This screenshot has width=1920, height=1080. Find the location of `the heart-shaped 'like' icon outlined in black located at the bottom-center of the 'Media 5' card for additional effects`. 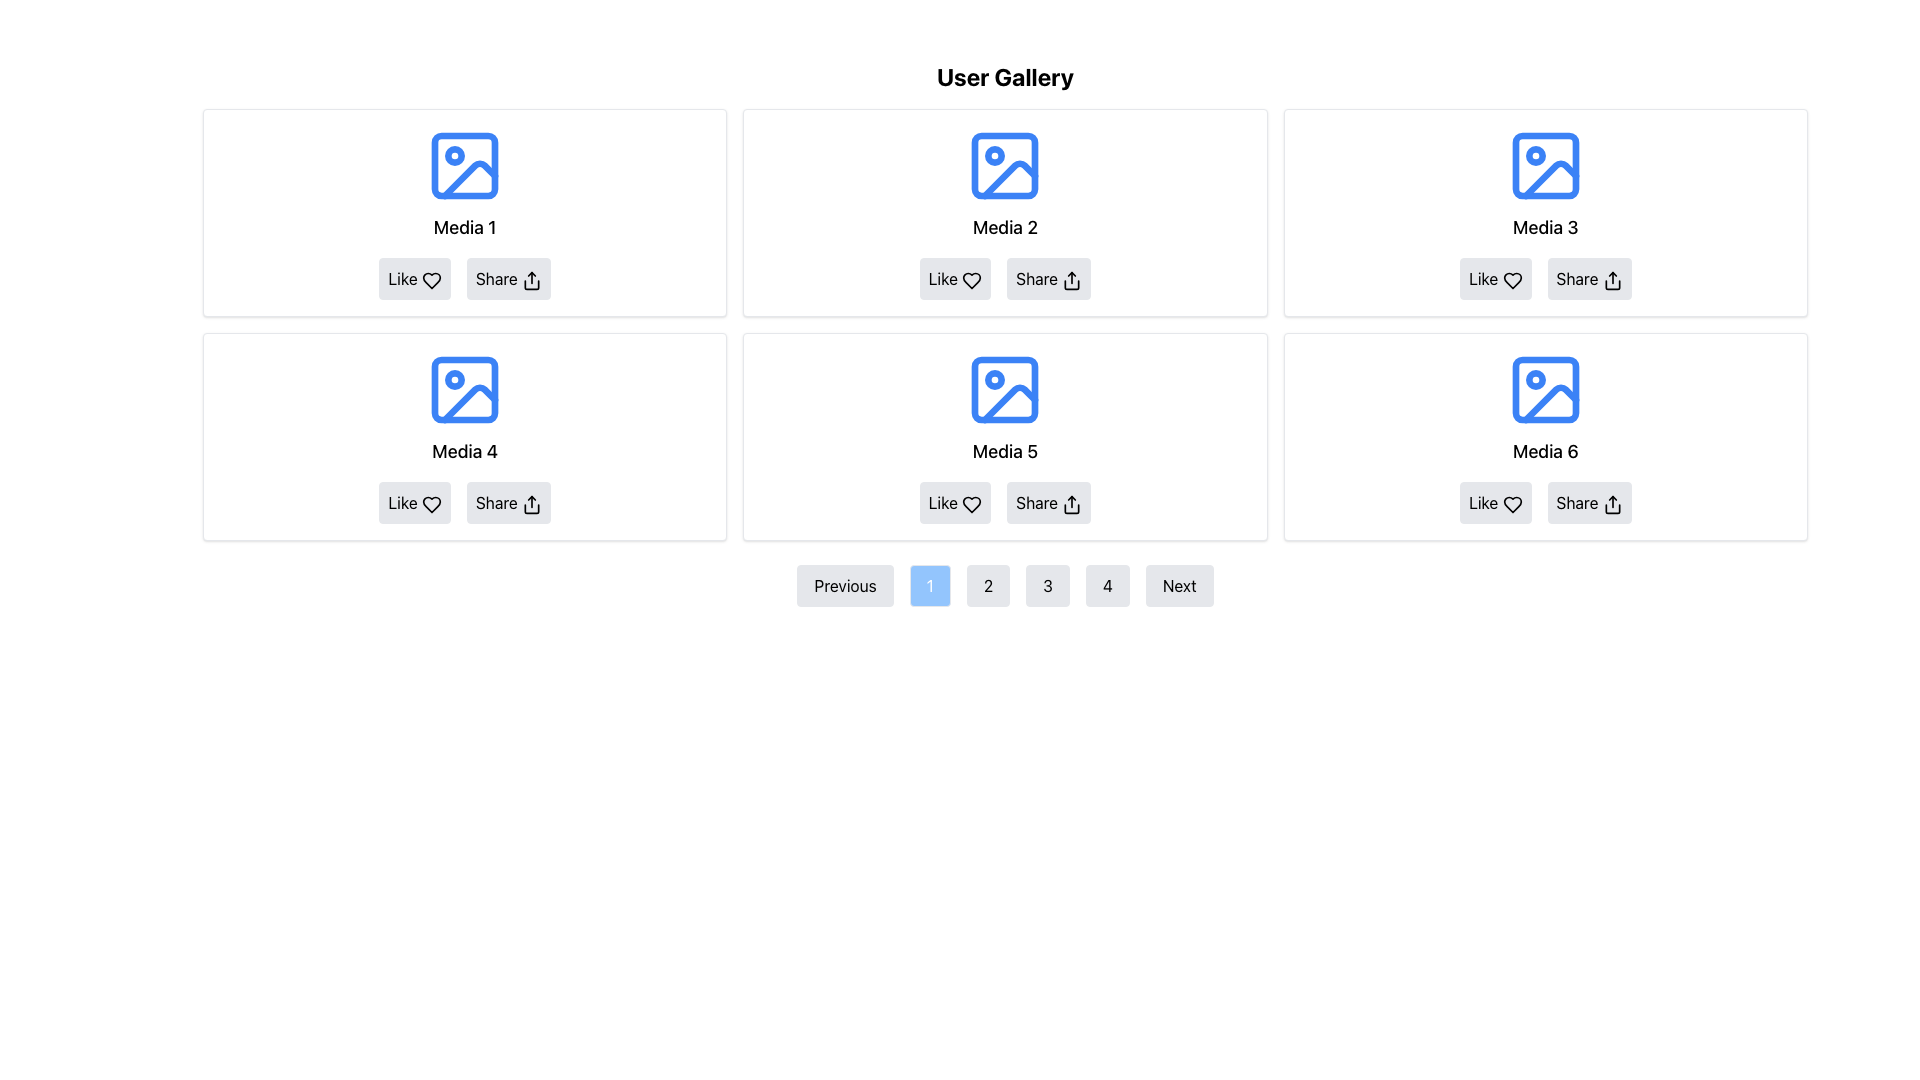

the heart-shaped 'like' icon outlined in black located at the bottom-center of the 'Media 5' card for additional effects is located at coordinates (972, 503).